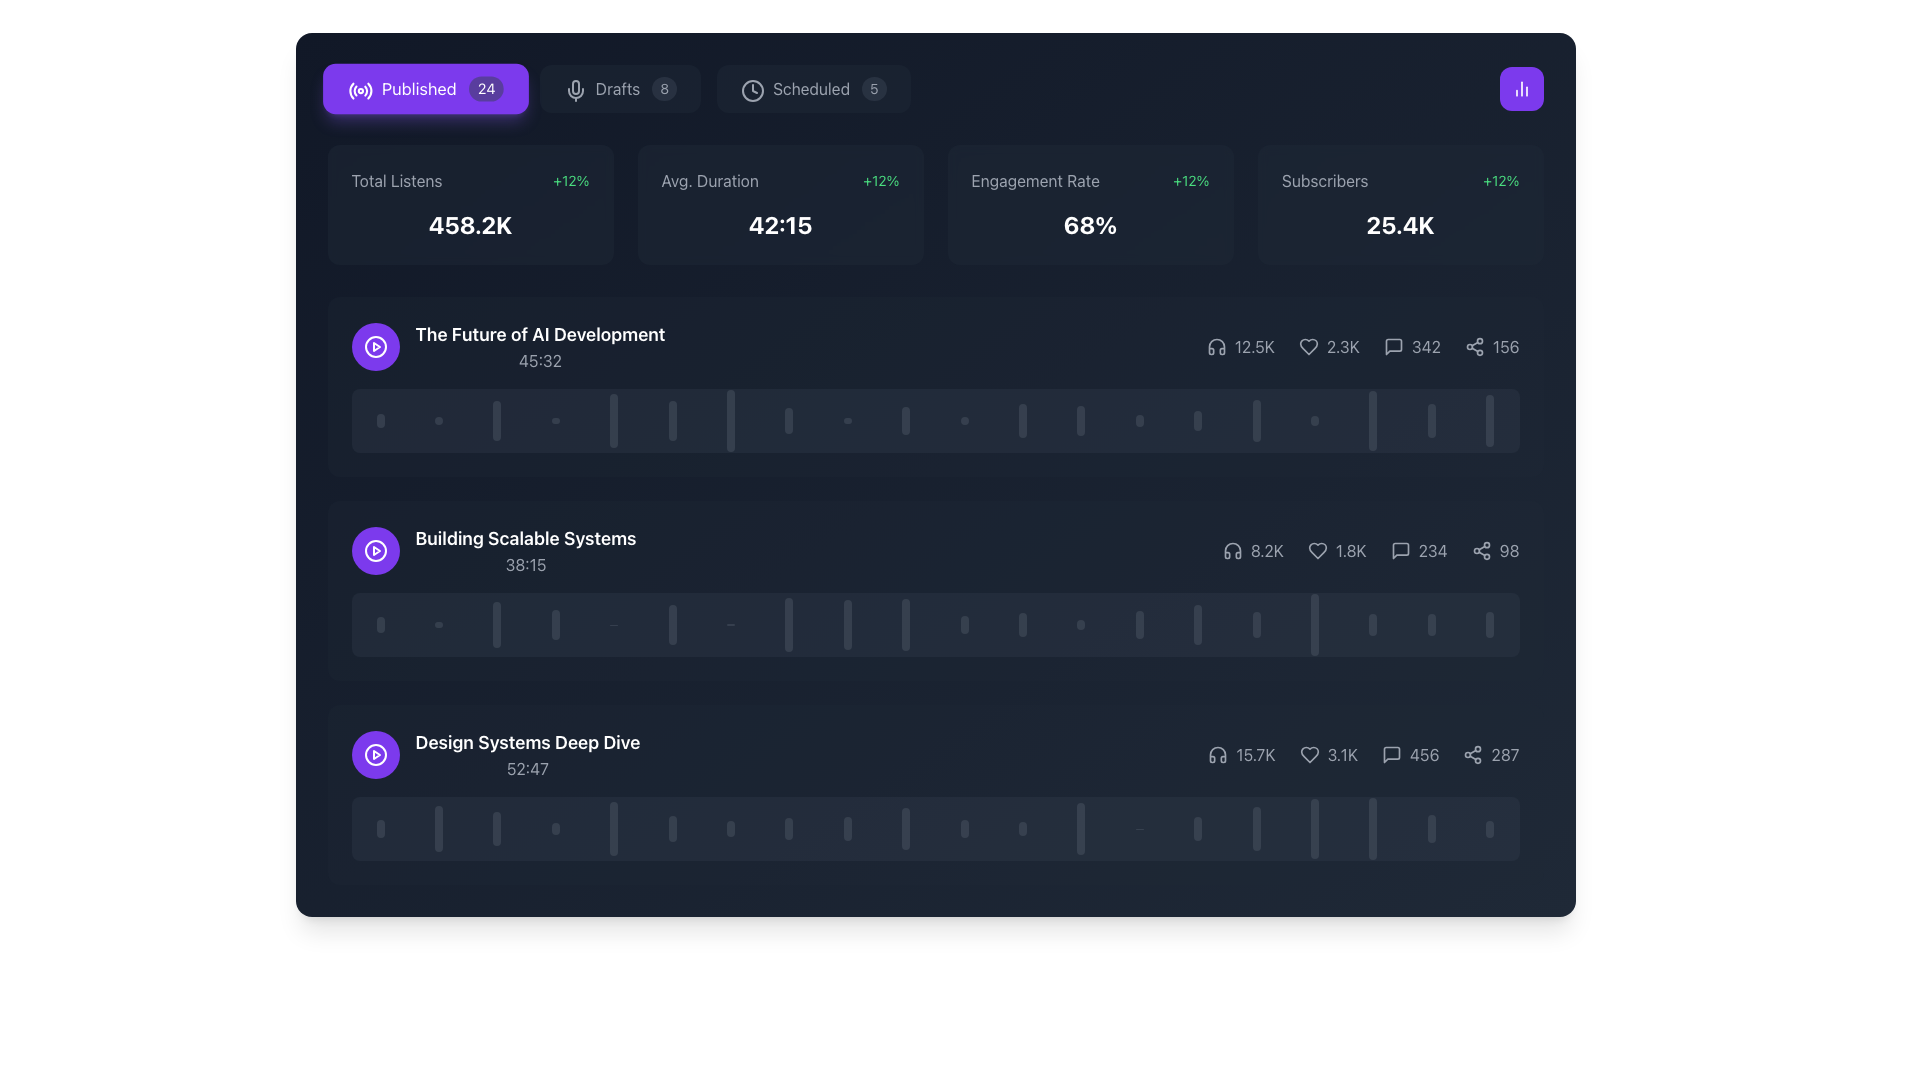 This screenshot has width=1920, height=1080. Describe the element at coordinates (1309, 755) in the screenshot. I see `the heart icon located in the lower portion of the interface, representing the 'like' function for the content item 'Design Systems Deep Dive'` at that location.